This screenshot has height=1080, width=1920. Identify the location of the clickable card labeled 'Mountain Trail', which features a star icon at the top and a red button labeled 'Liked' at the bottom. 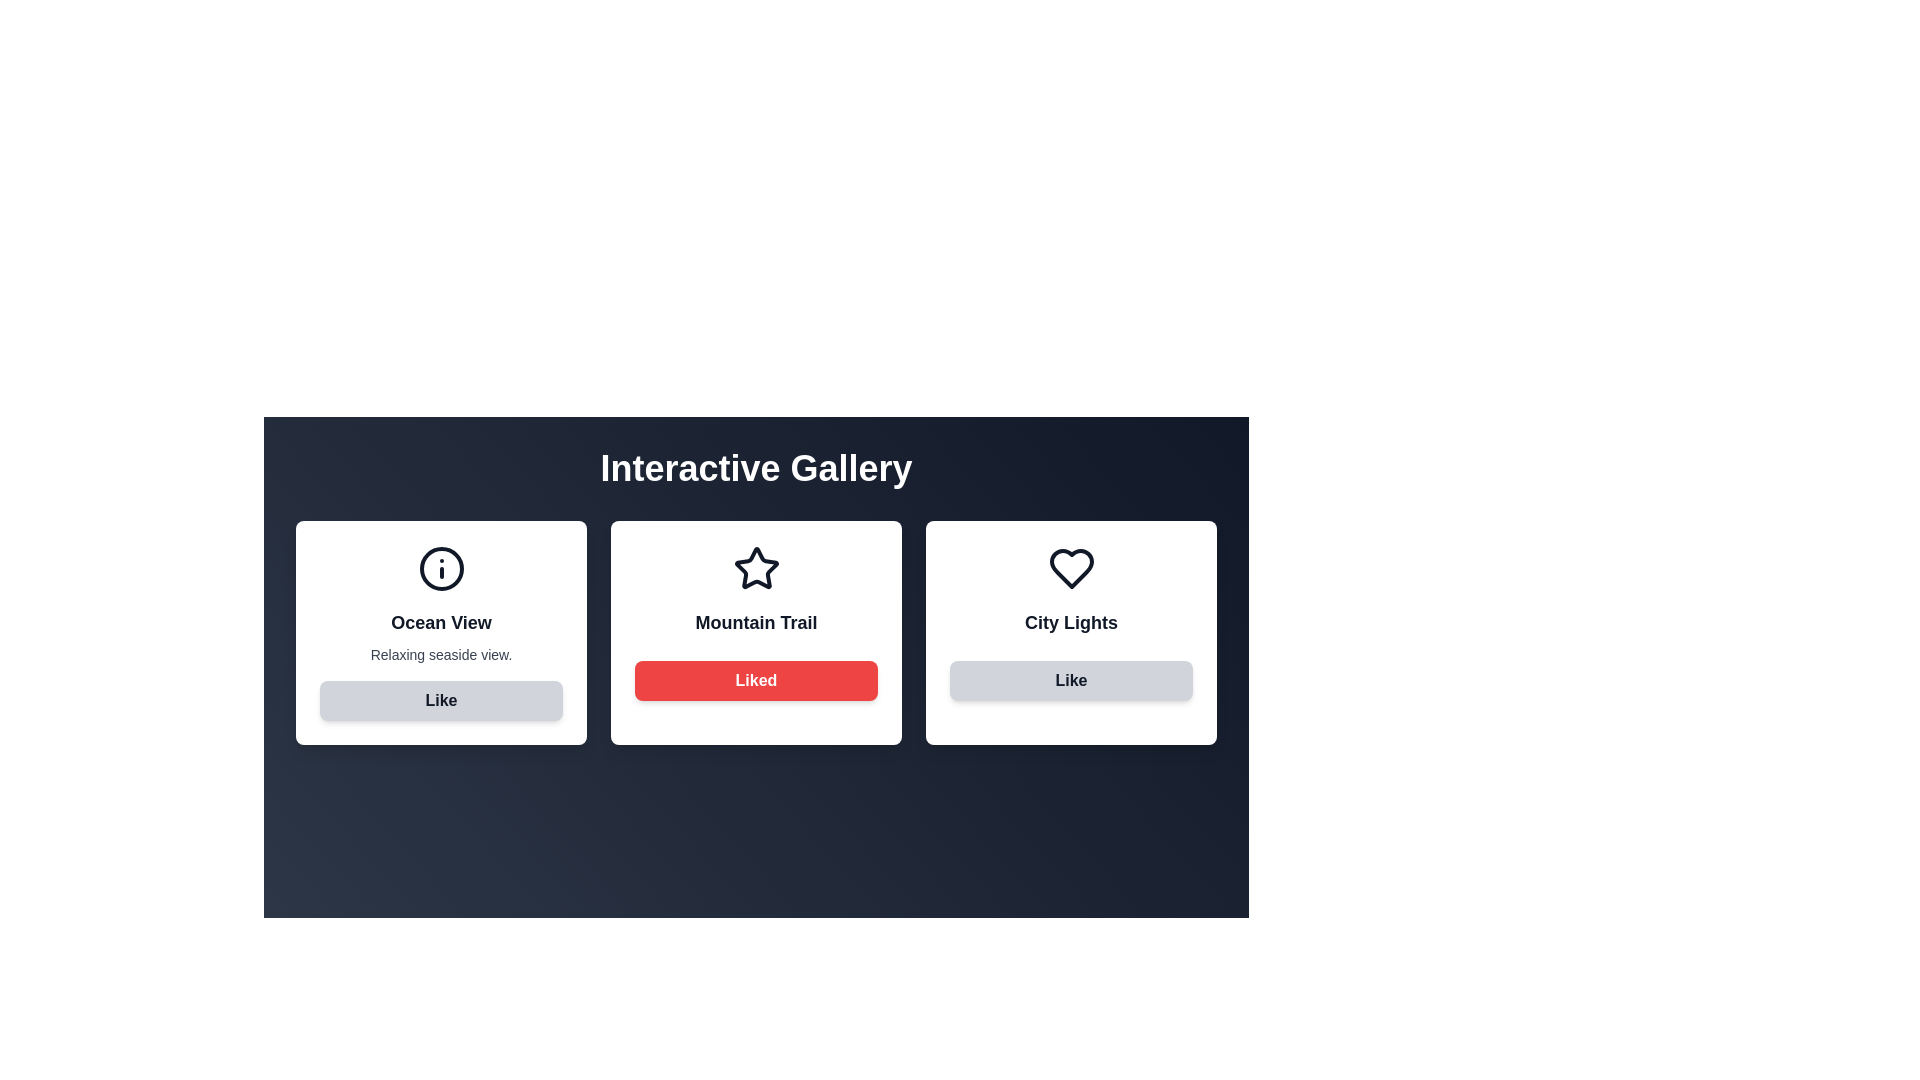
(755, 632).